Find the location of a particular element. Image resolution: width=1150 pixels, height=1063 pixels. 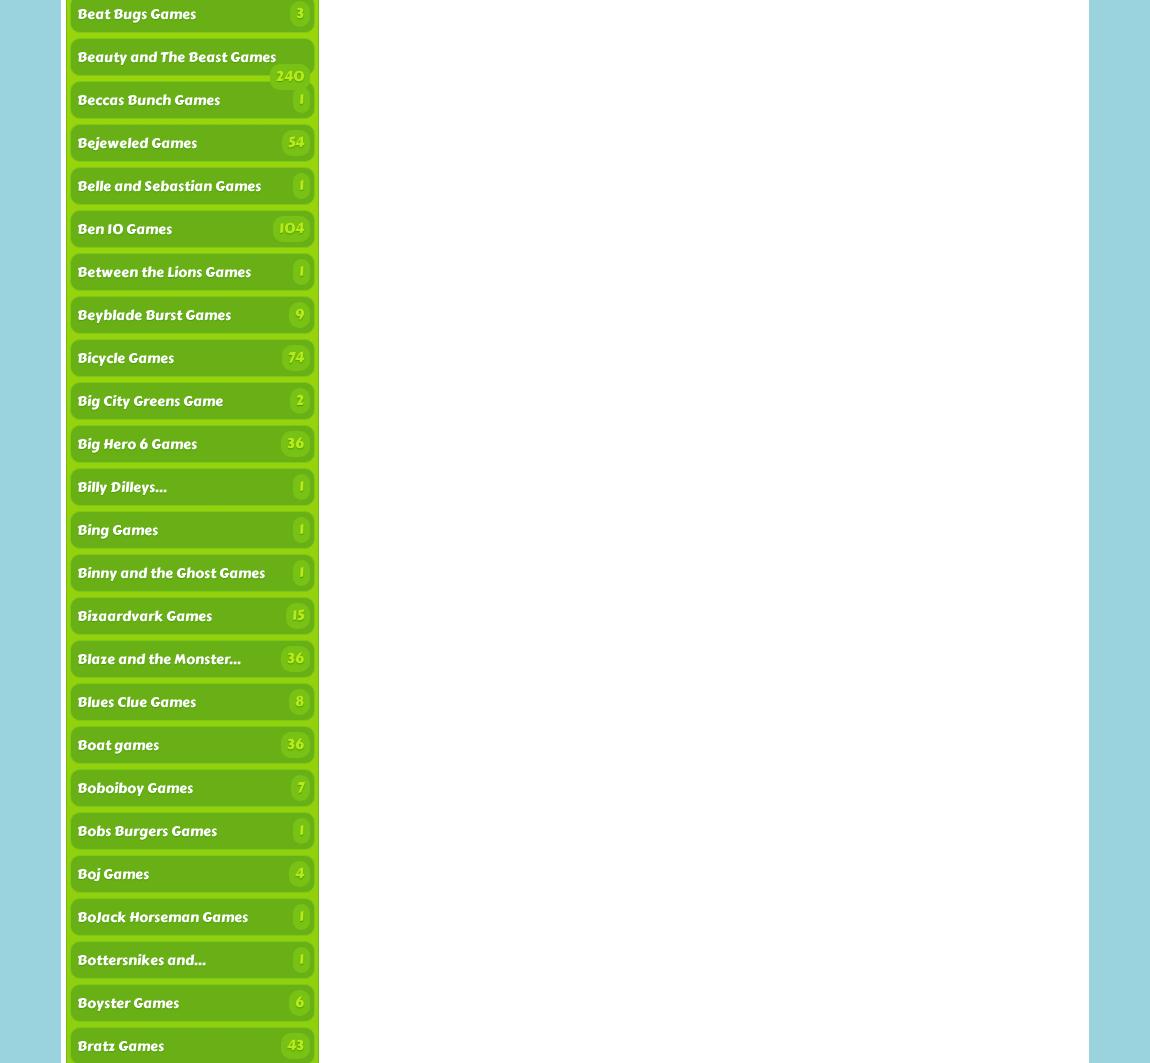

'Blues Clue Games' is located at coordinates (135, 701).